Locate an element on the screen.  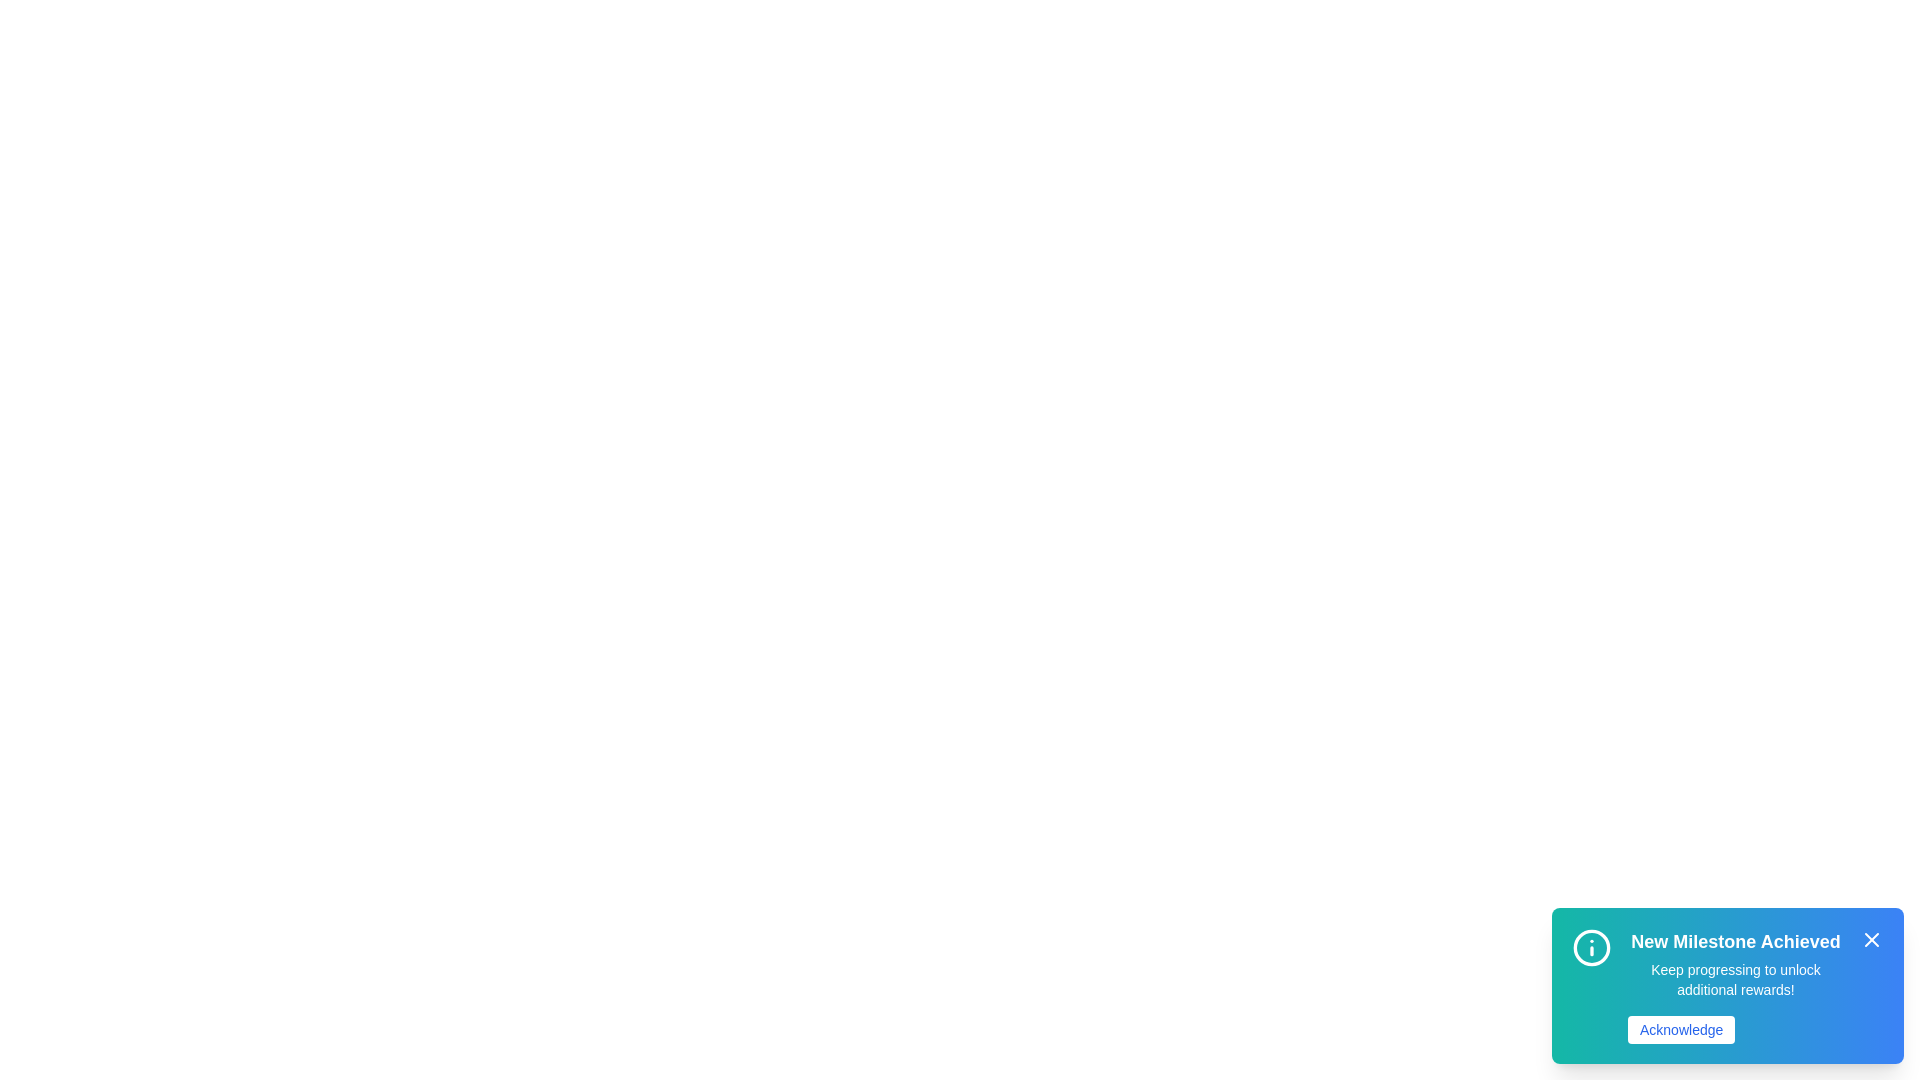
the 'Acknowledge' button to dismiss the notification is located at coordinates (1680, 1029).